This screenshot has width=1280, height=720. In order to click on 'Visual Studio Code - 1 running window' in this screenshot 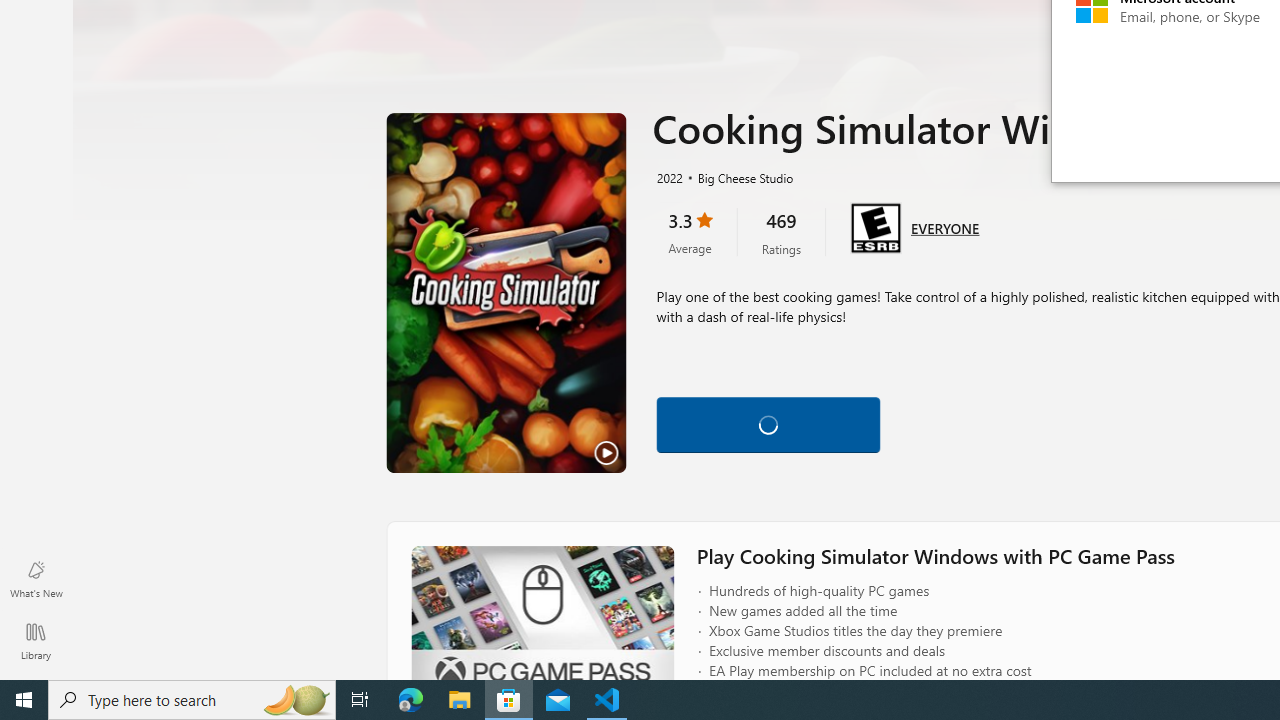, I will do `click(606, 698)`.